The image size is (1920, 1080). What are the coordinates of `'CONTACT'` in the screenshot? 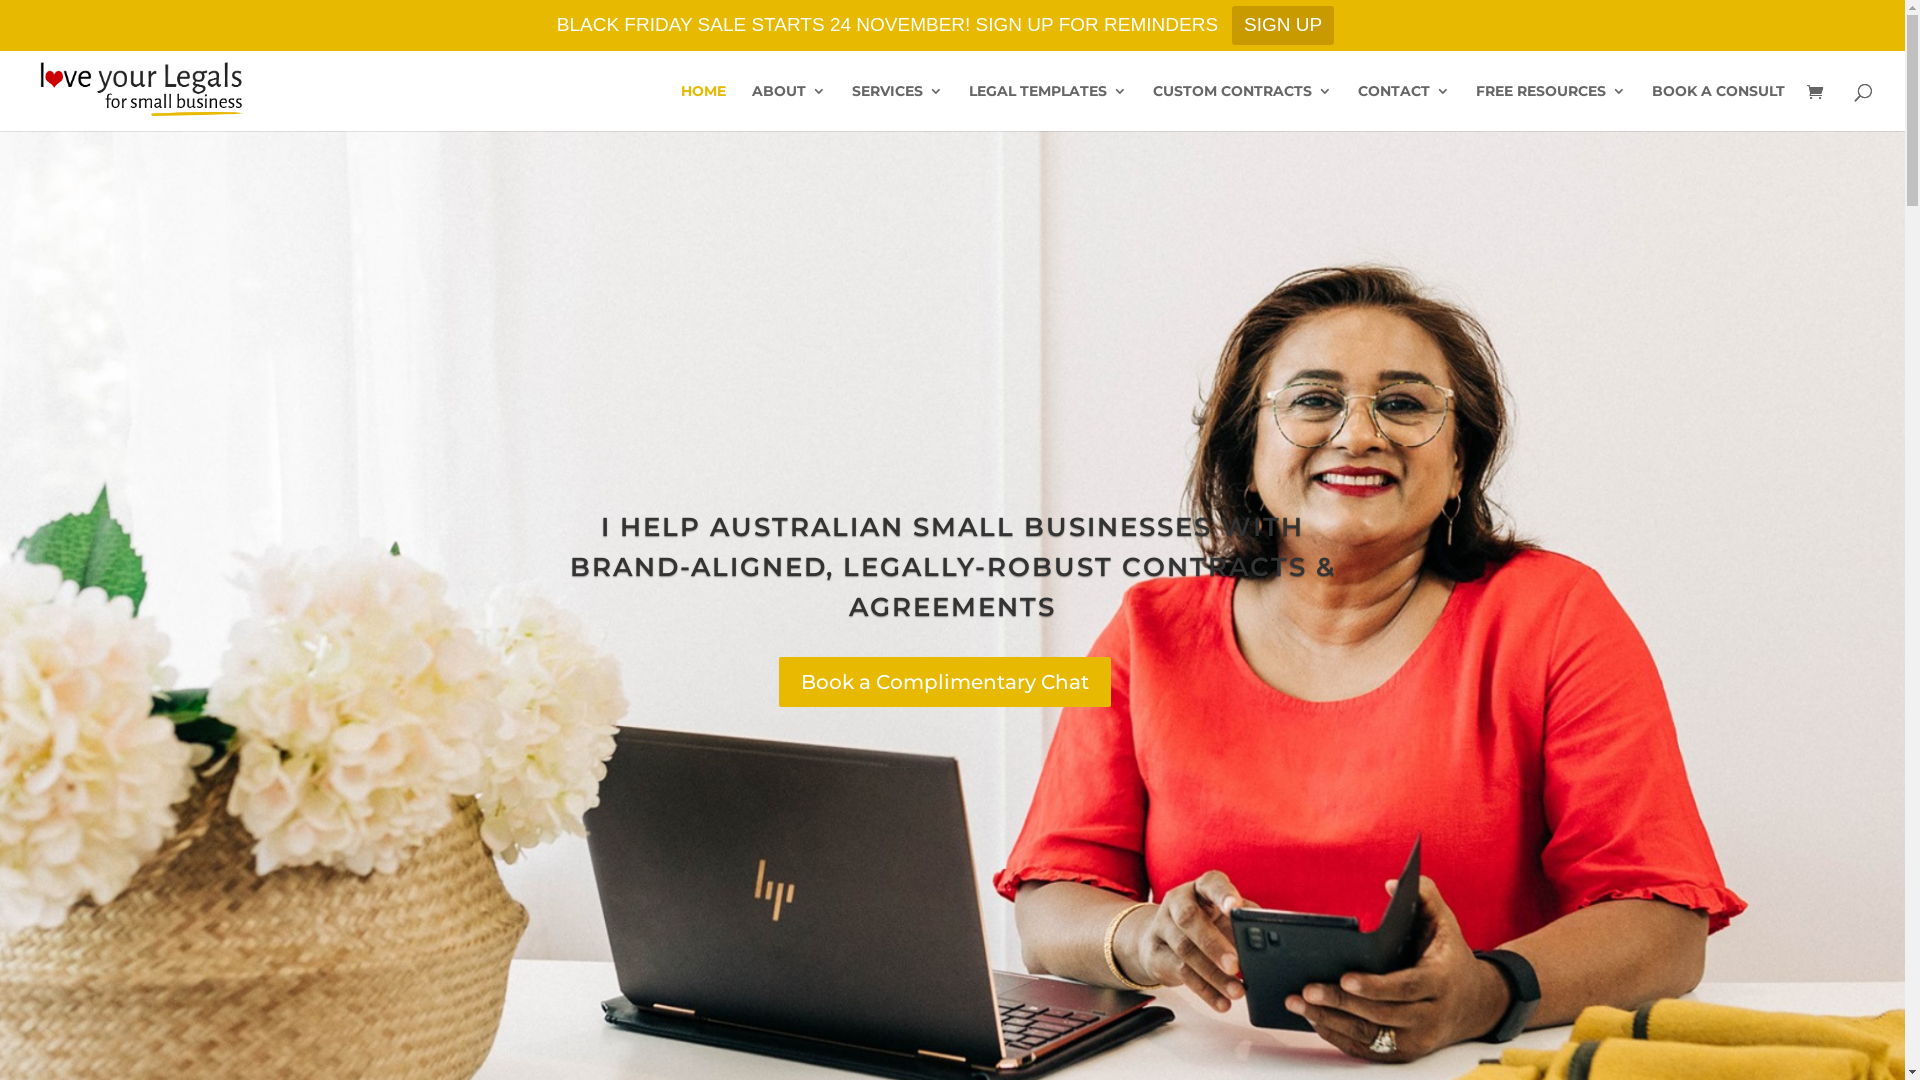 It's located at (1402, 107).